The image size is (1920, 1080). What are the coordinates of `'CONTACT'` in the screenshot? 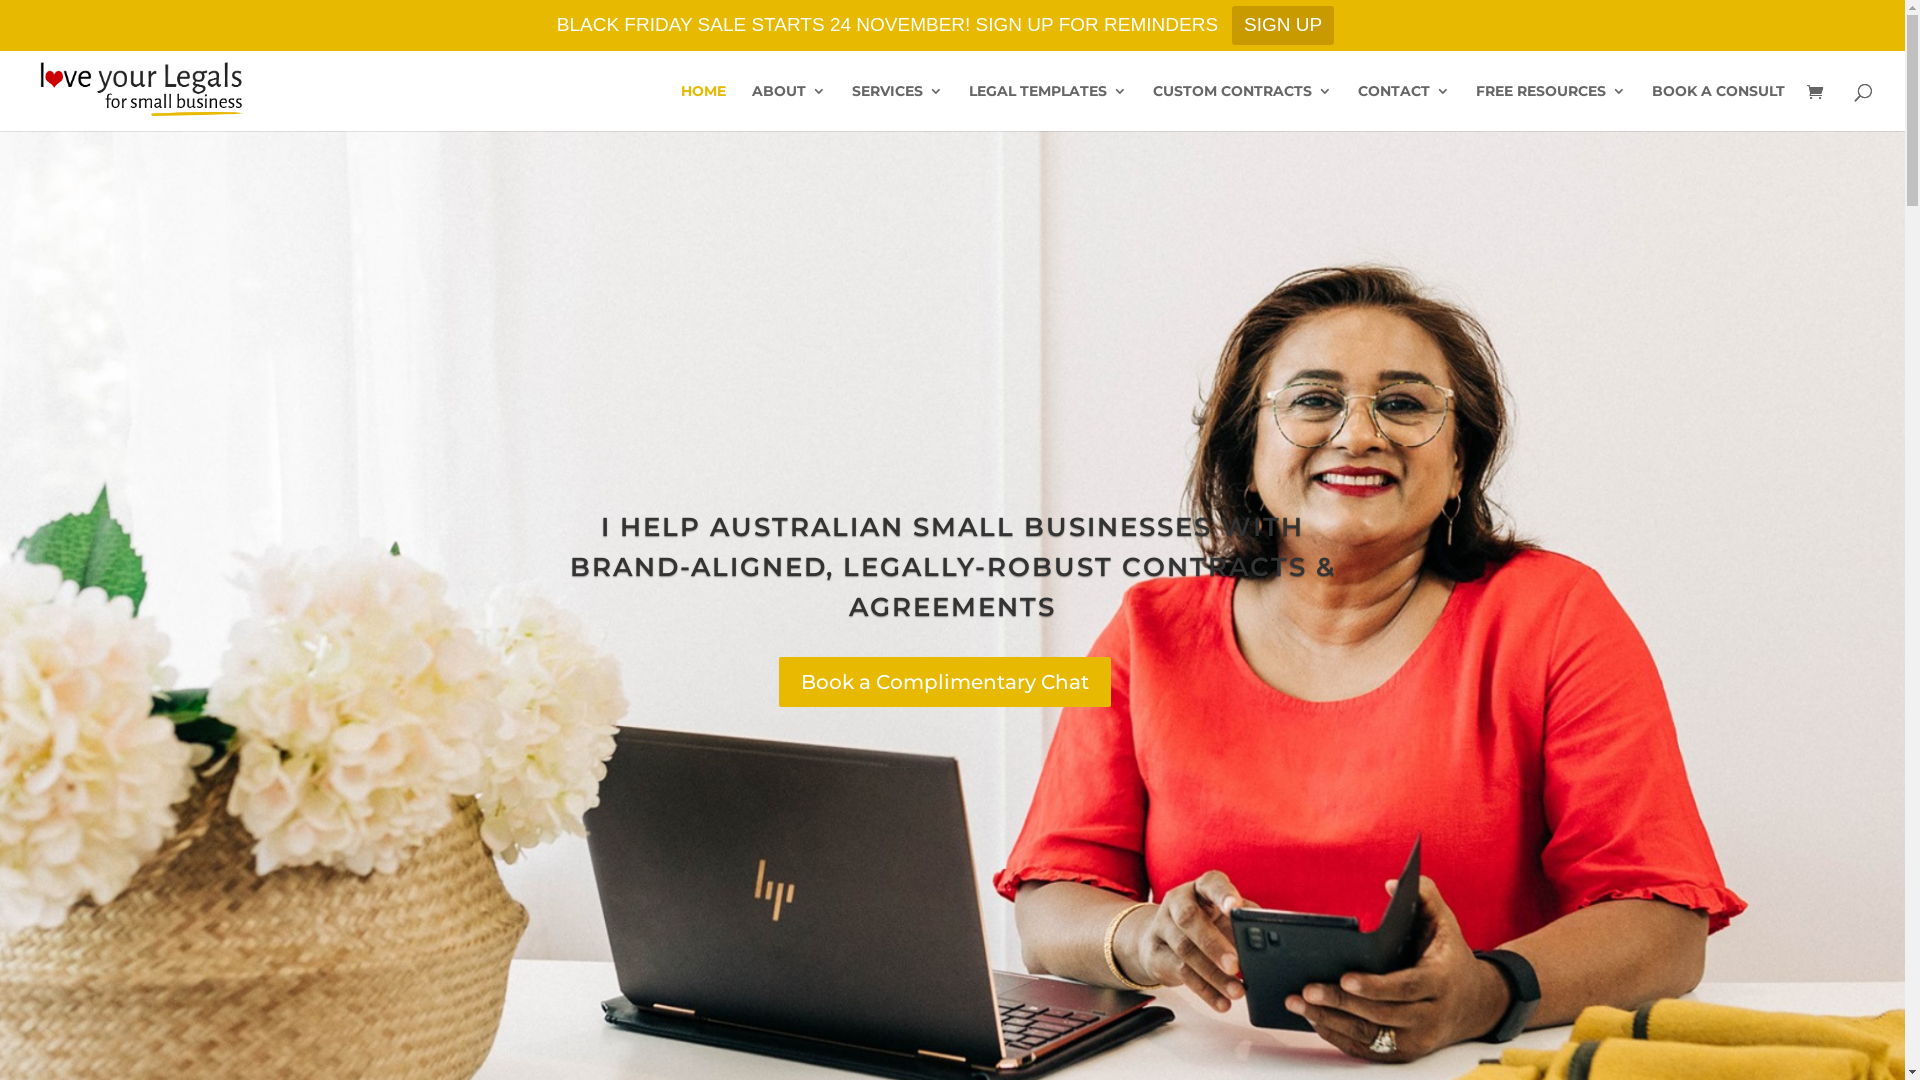 It's located at (1402, 107).